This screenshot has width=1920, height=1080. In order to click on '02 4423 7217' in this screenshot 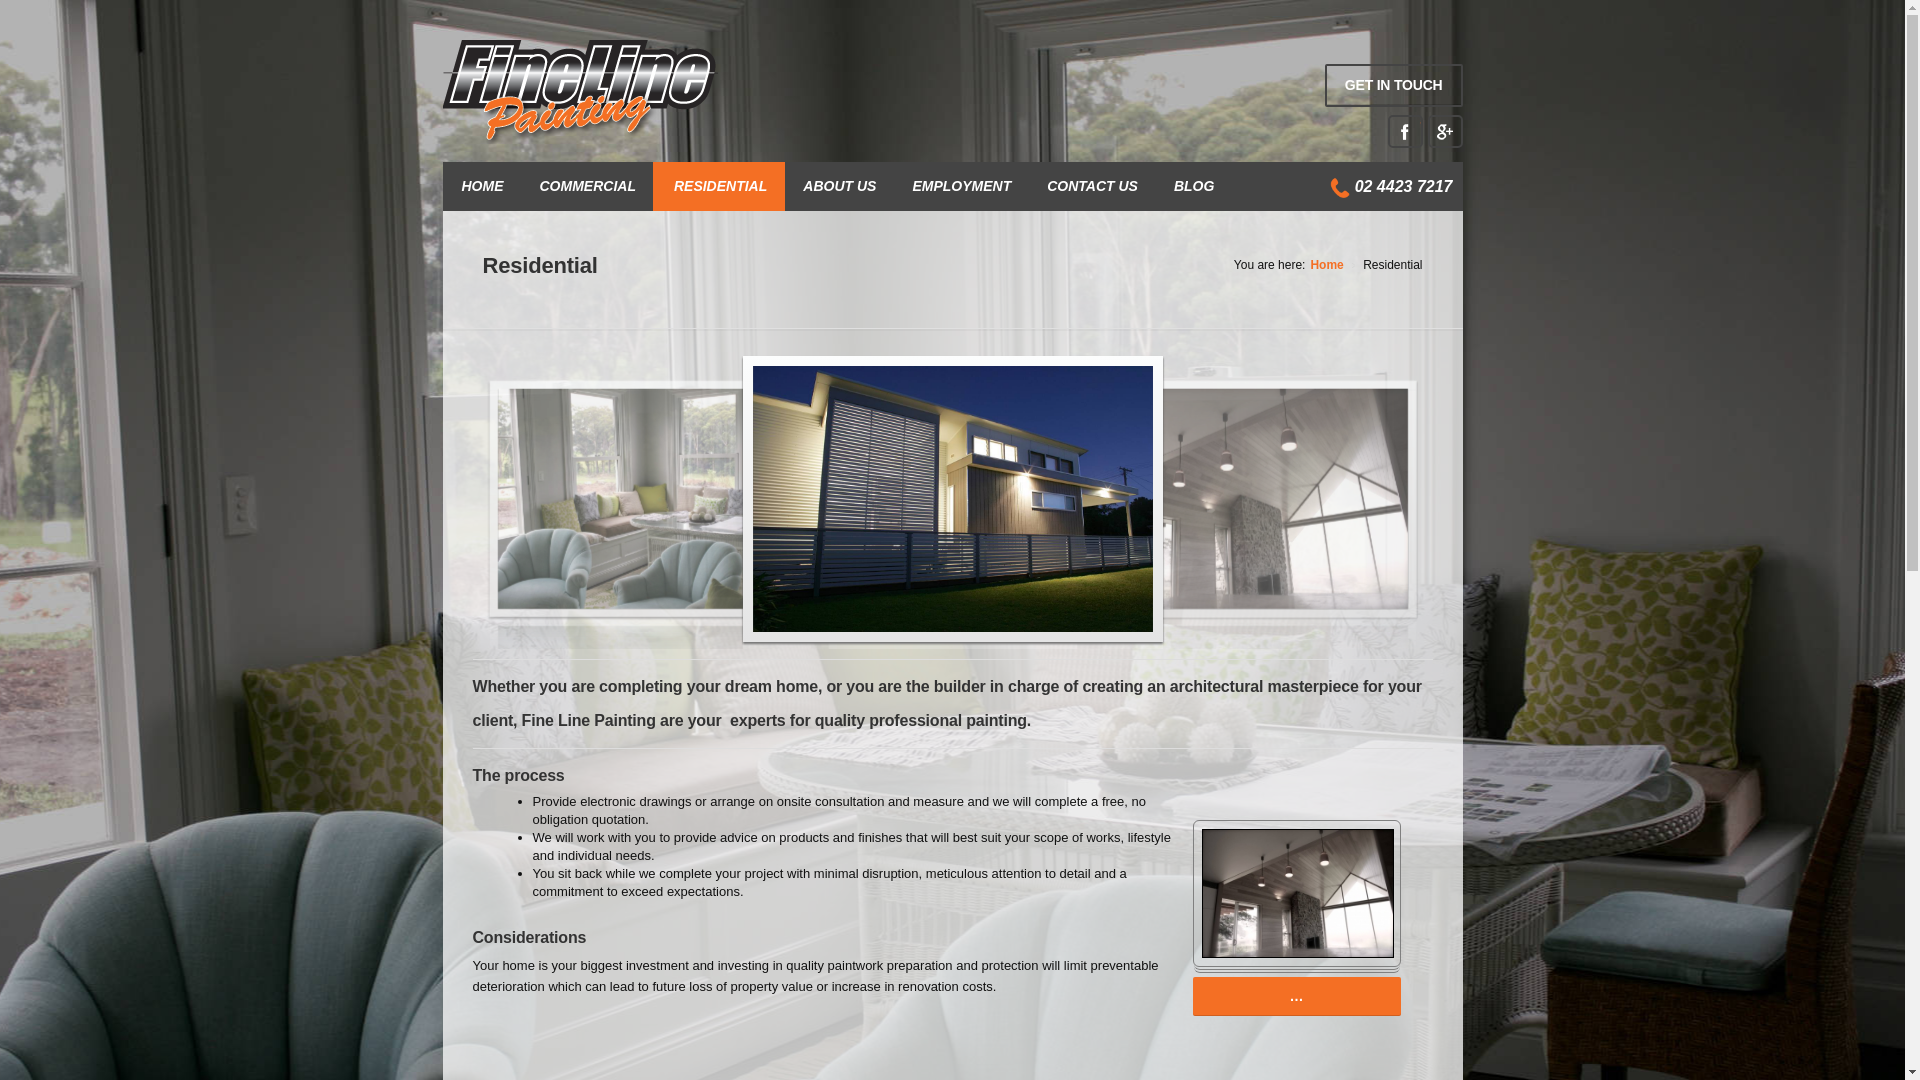, I will do `click(1402, 186)`.